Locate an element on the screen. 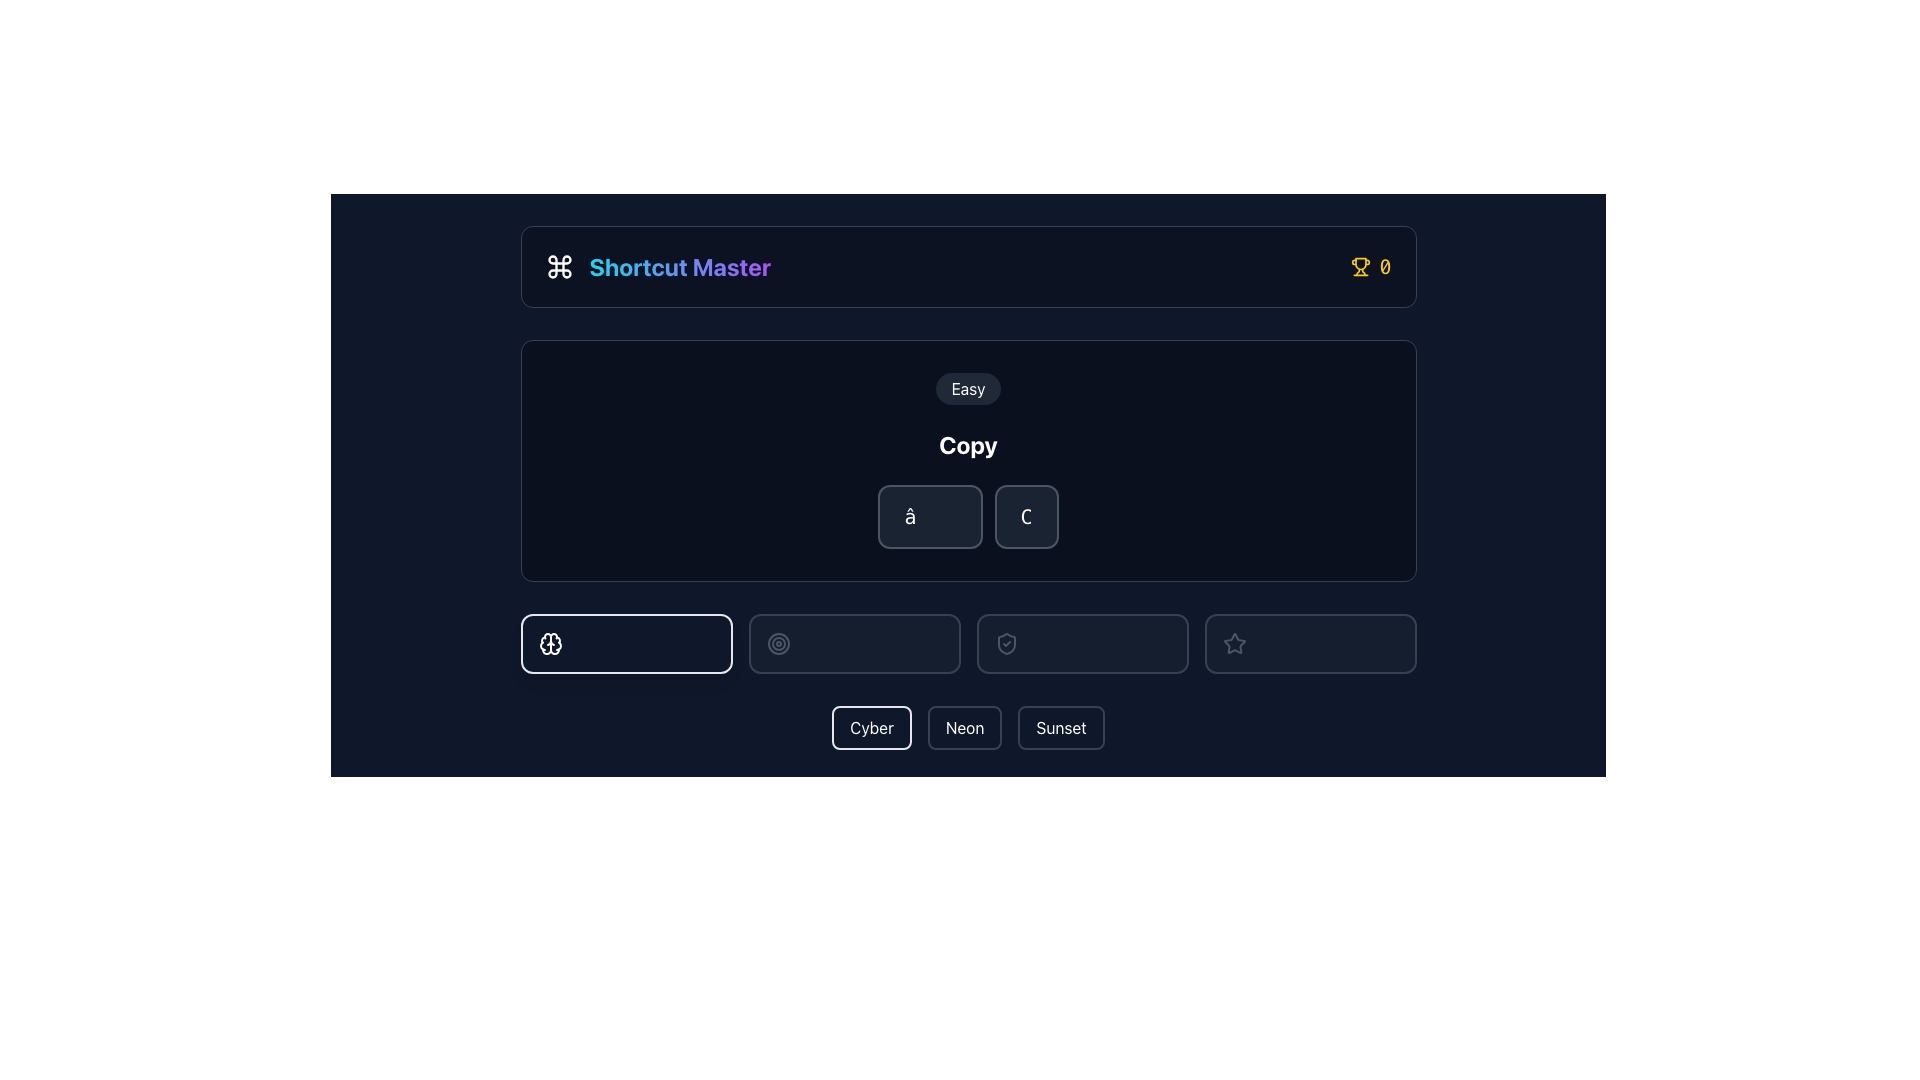 Image resolution: width=1920 pixels, height=1080 pixels. the decorative icon or branding graphic associated with the title 'Shortcut Master', located in the top-left section of the interface, directly to the left of the title text is located at coordinates (559, 265).